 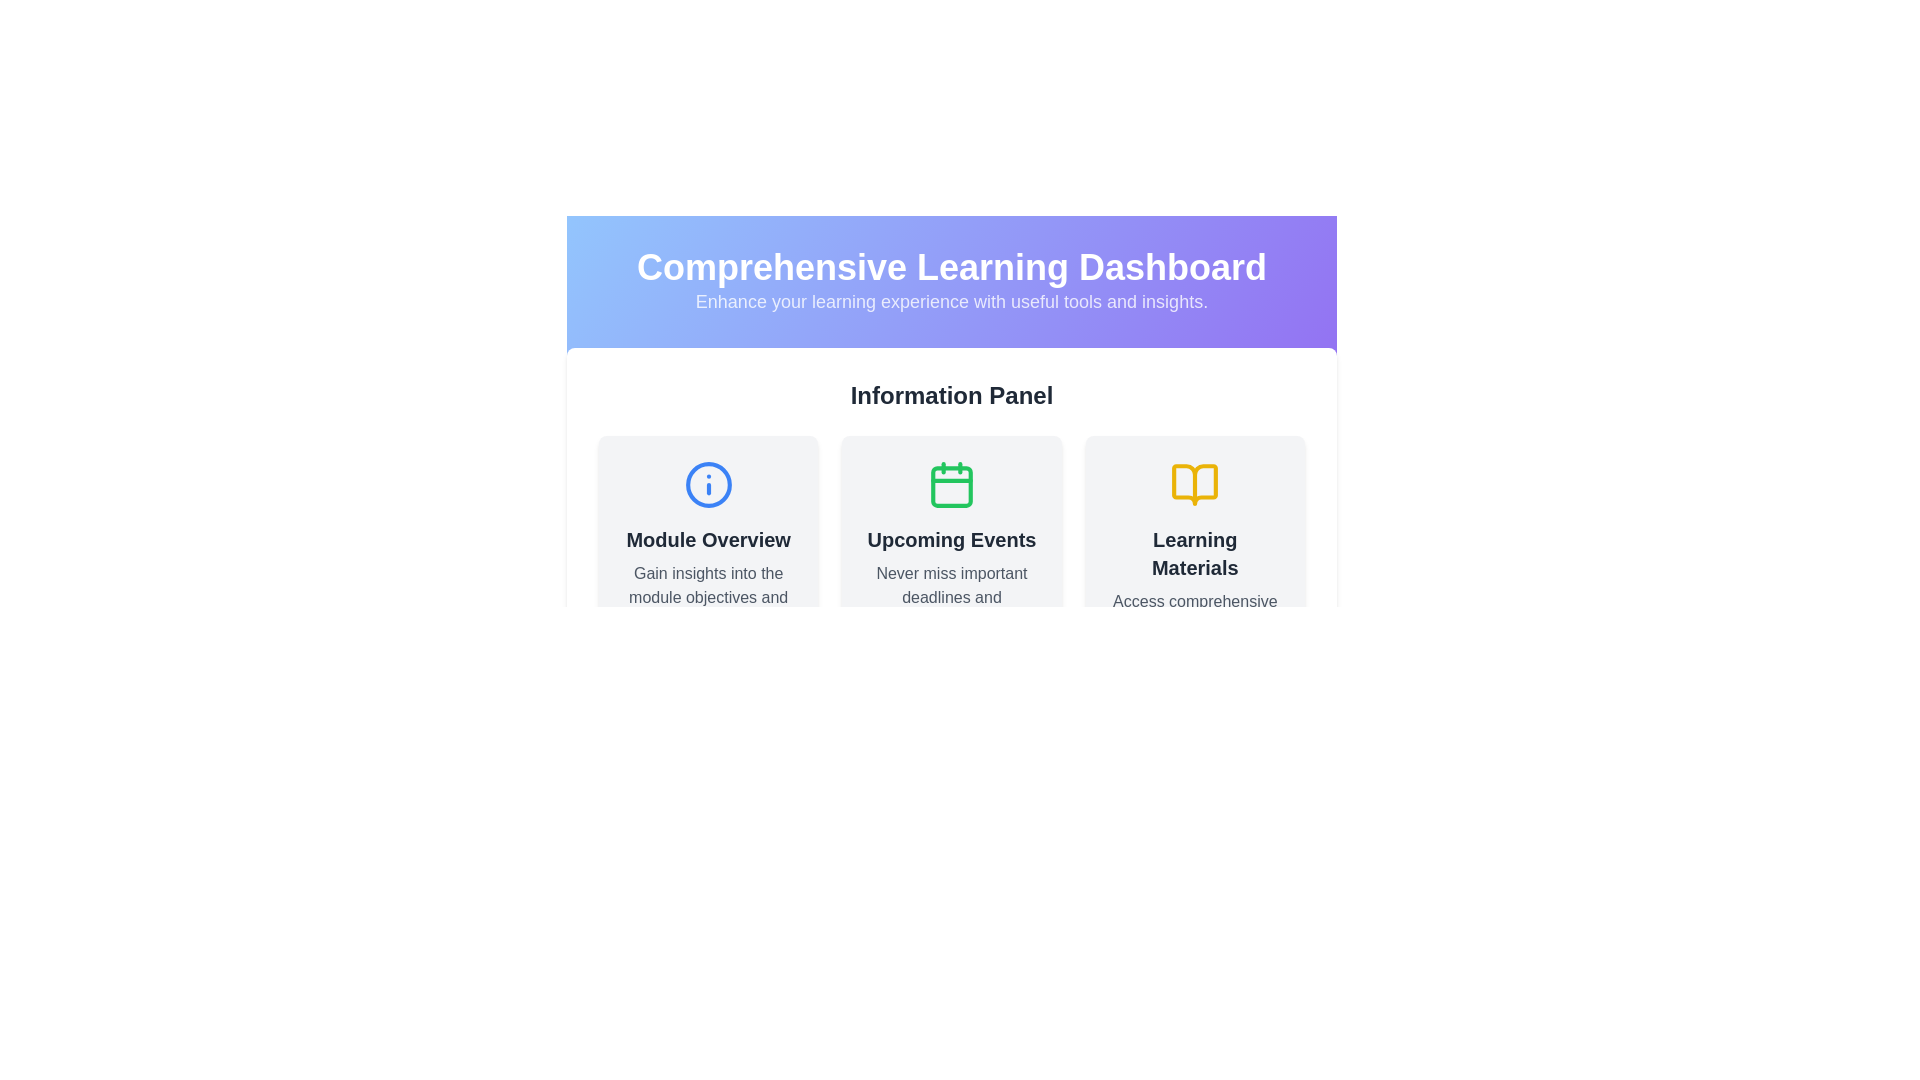 I want to click on header titled 'Information Panel' which is bold, larger in font size, and colored dark gray, located prominently near the top of the interface, so click(x=950, y=396).